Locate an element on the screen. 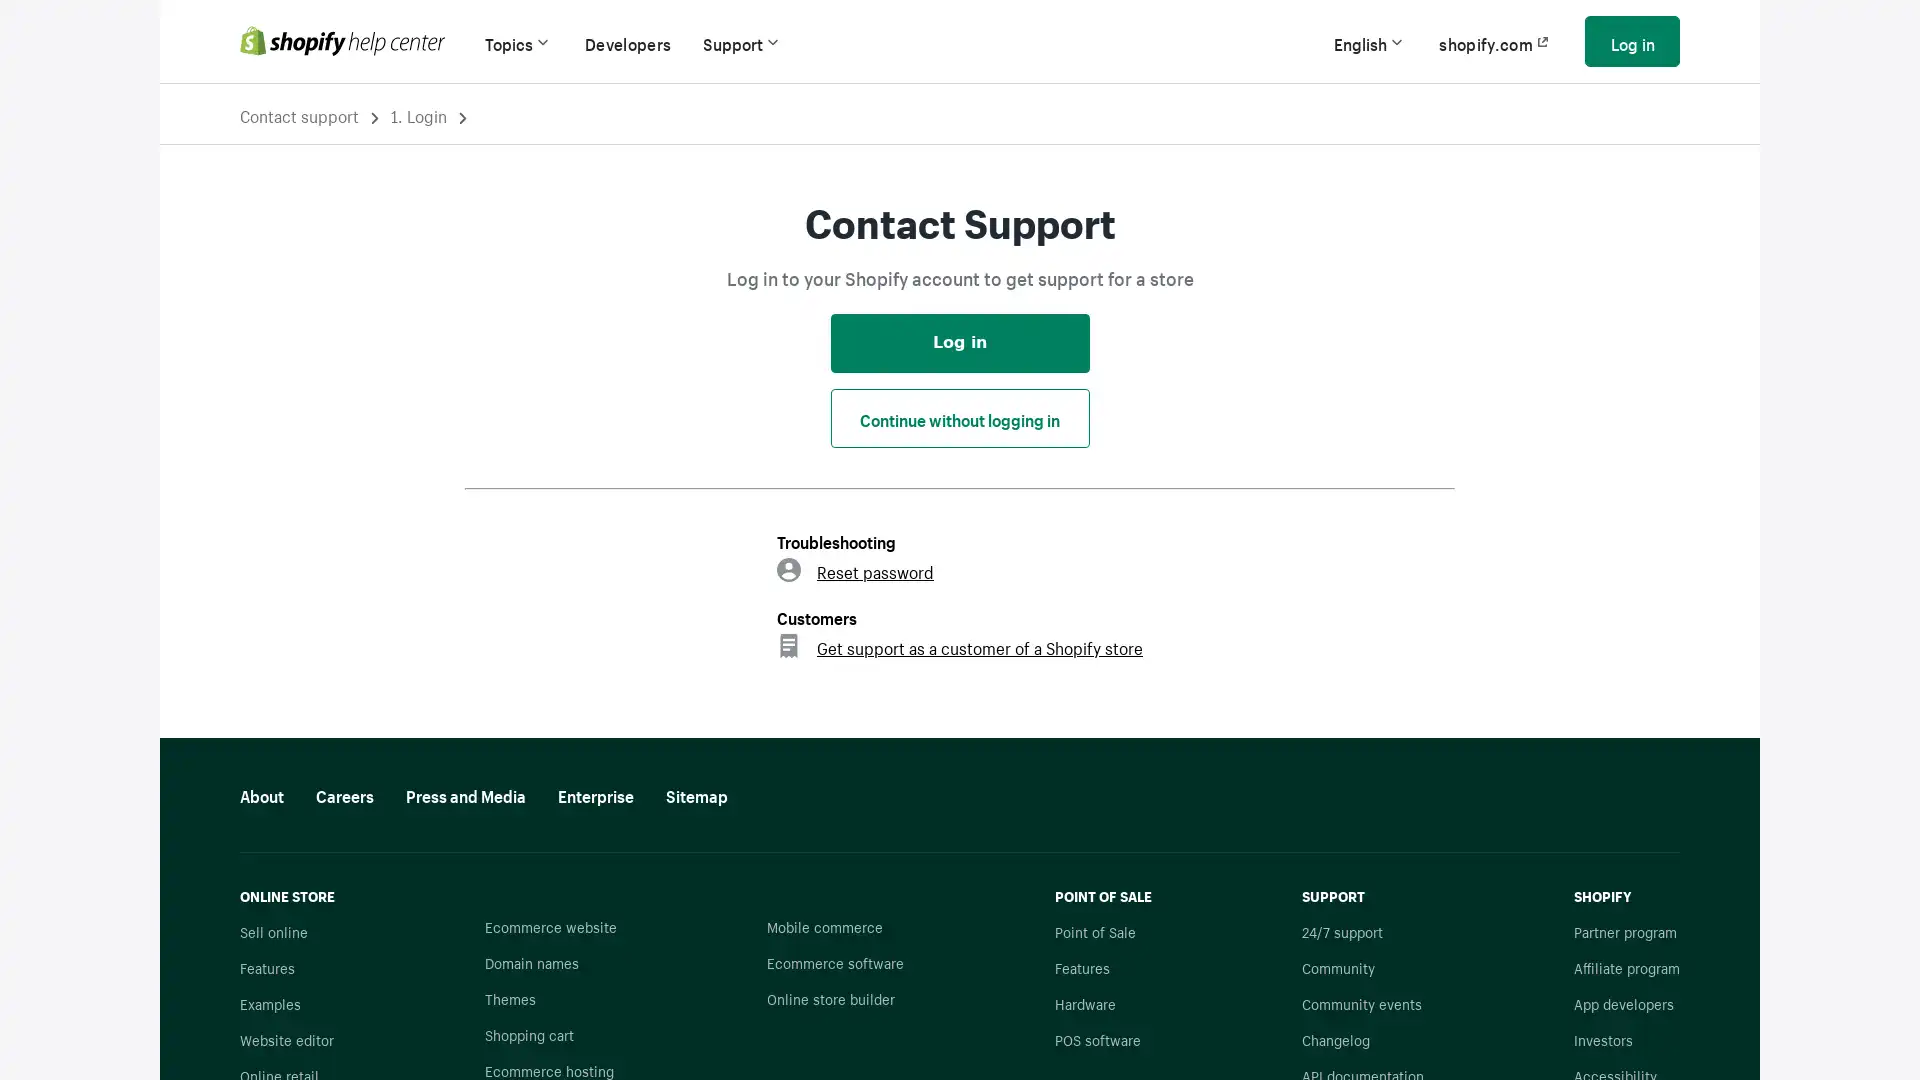 The height and width of the screenshot is (1080, 1920). Support is located at coordinates (742, 41).